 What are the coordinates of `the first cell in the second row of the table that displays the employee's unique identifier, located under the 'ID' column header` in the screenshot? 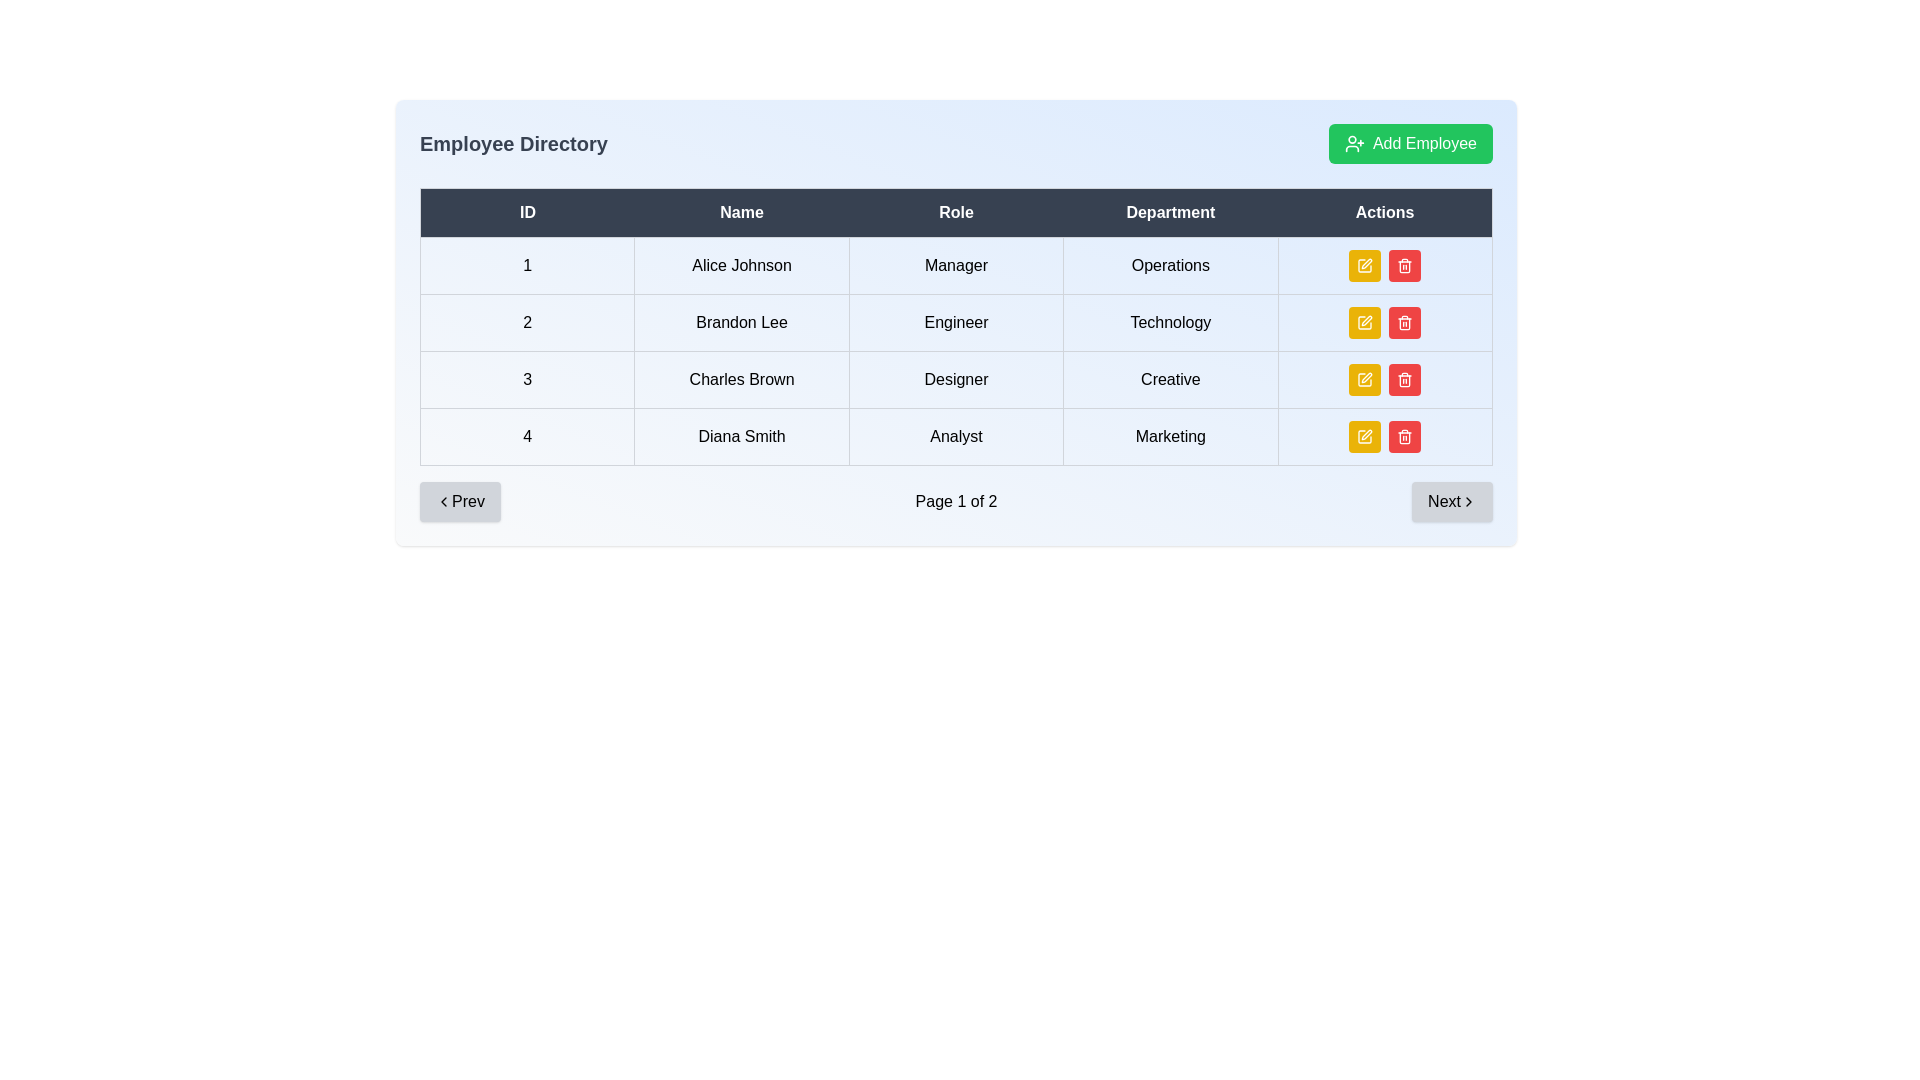 It's located at (527, 322).